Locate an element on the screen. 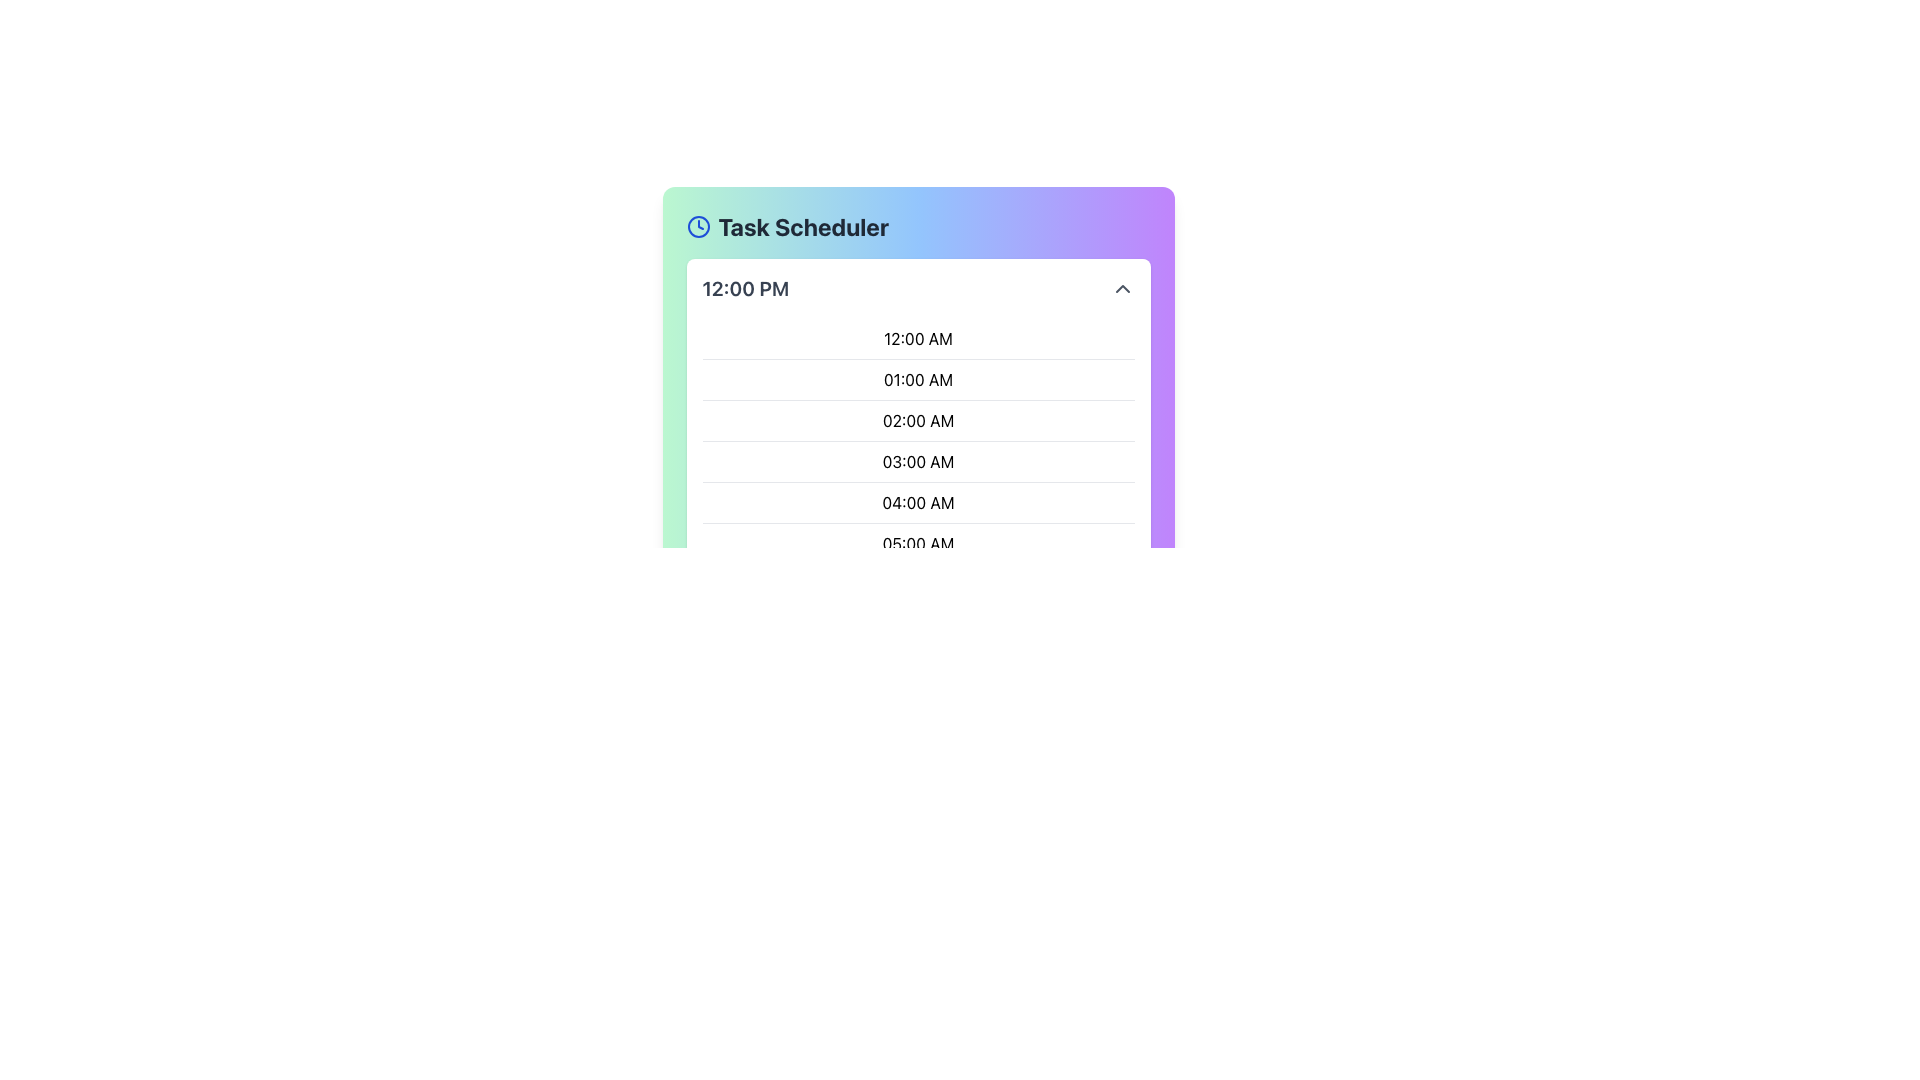  the text label displaying '01:00 AM', which is the second item in a vertical list of time labels is located at coordinates (917, 379).